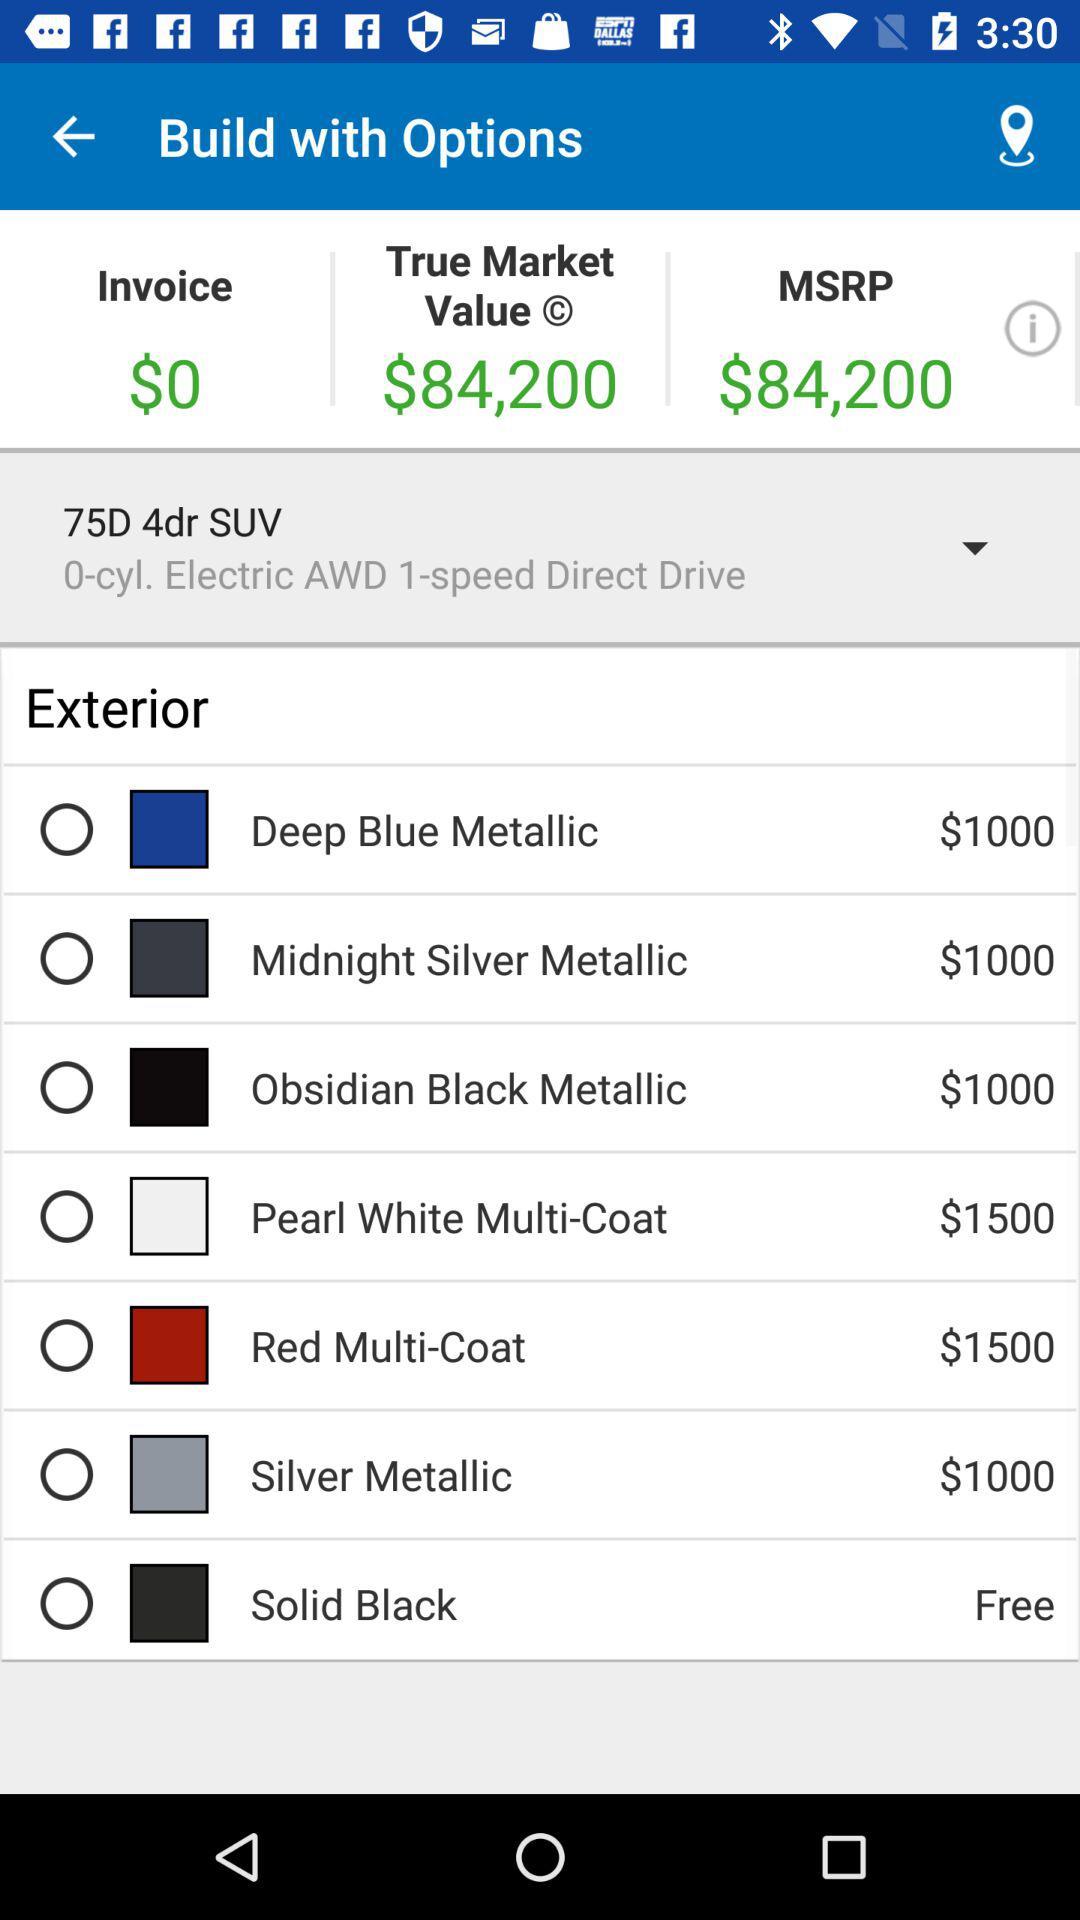  What do you see at coordinates (65, 1086) in the screenshot?
I see `share the article` at bounding box center [65, 1086].